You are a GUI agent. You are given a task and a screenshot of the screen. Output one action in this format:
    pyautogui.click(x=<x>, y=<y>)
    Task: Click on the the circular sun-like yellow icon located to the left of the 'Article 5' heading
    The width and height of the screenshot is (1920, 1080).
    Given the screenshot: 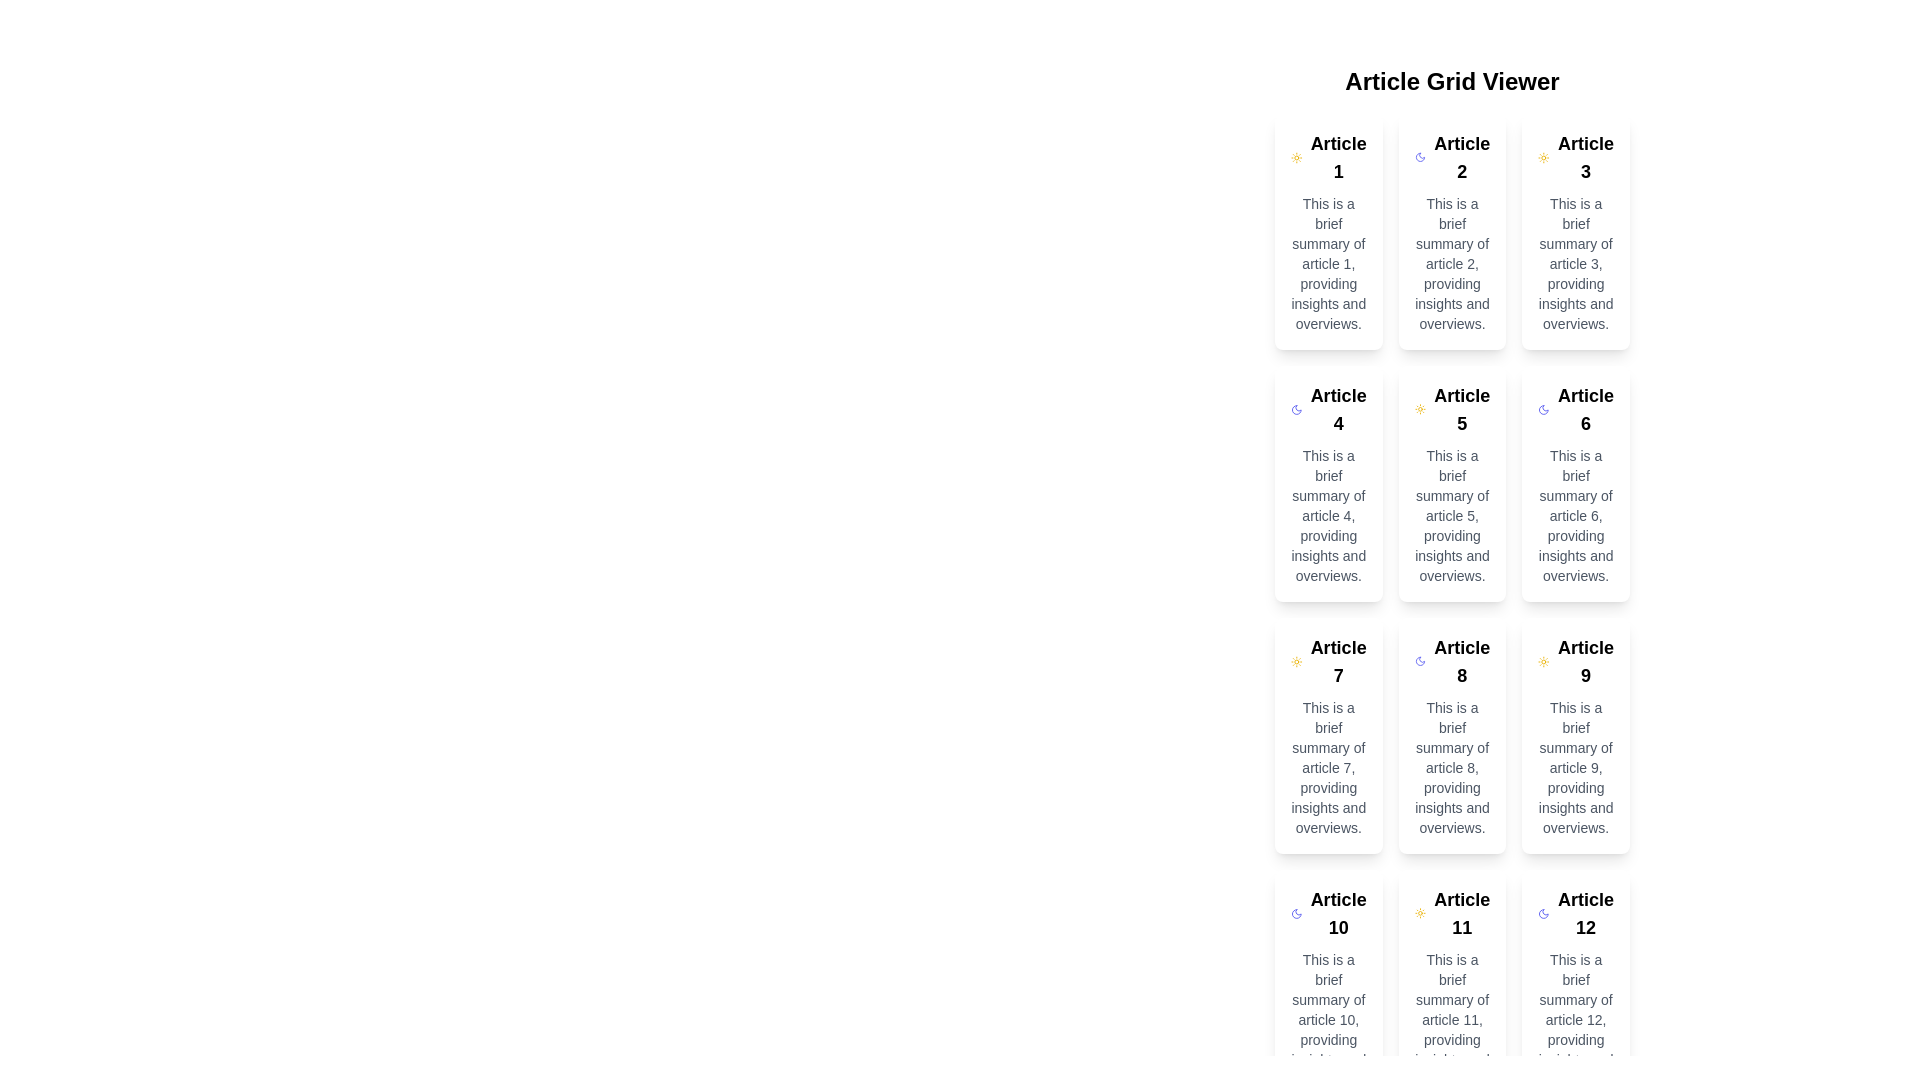 What is the action you would take?
    pyautogui.click(x=1419, y=408)
    